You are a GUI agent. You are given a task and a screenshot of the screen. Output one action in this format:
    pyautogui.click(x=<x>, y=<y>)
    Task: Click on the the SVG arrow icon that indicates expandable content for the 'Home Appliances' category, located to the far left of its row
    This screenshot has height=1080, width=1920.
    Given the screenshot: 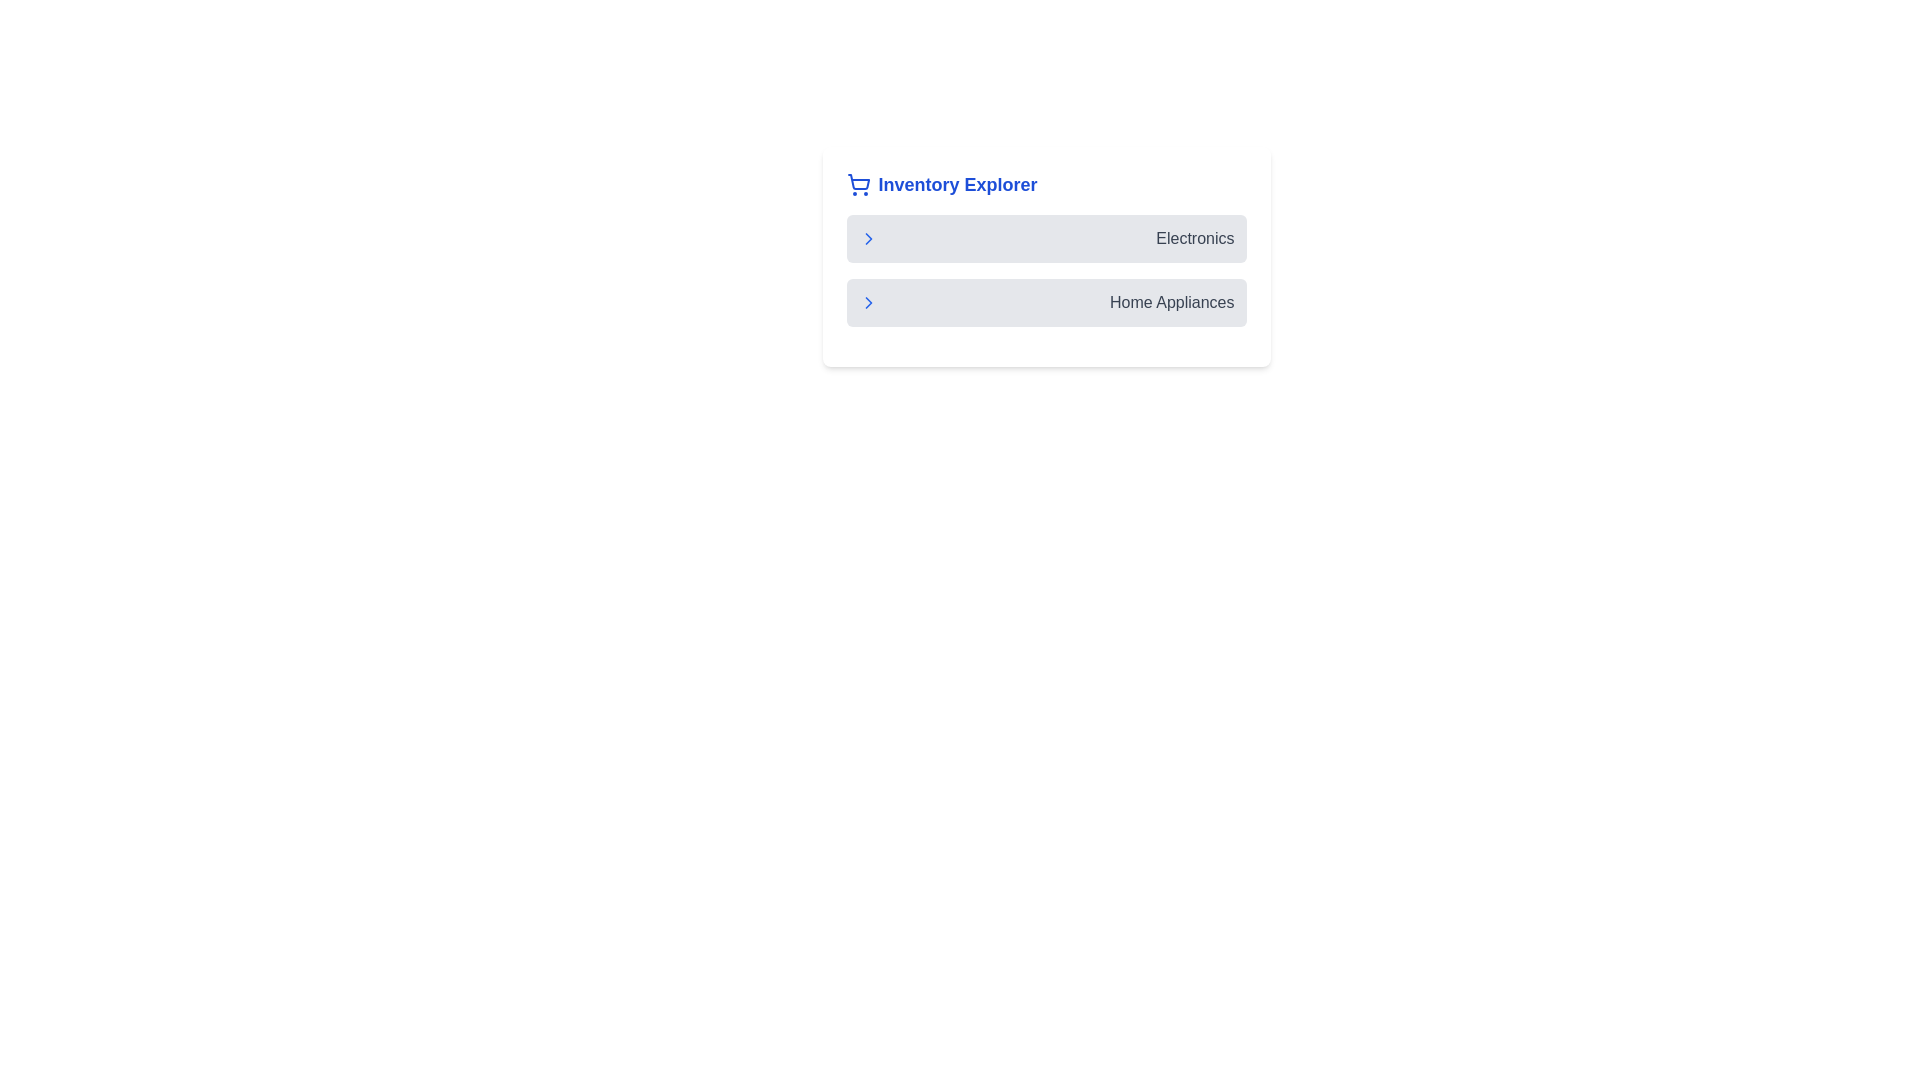 What is the action you would take?
    pyautogui.click(x=868, y=303)
    